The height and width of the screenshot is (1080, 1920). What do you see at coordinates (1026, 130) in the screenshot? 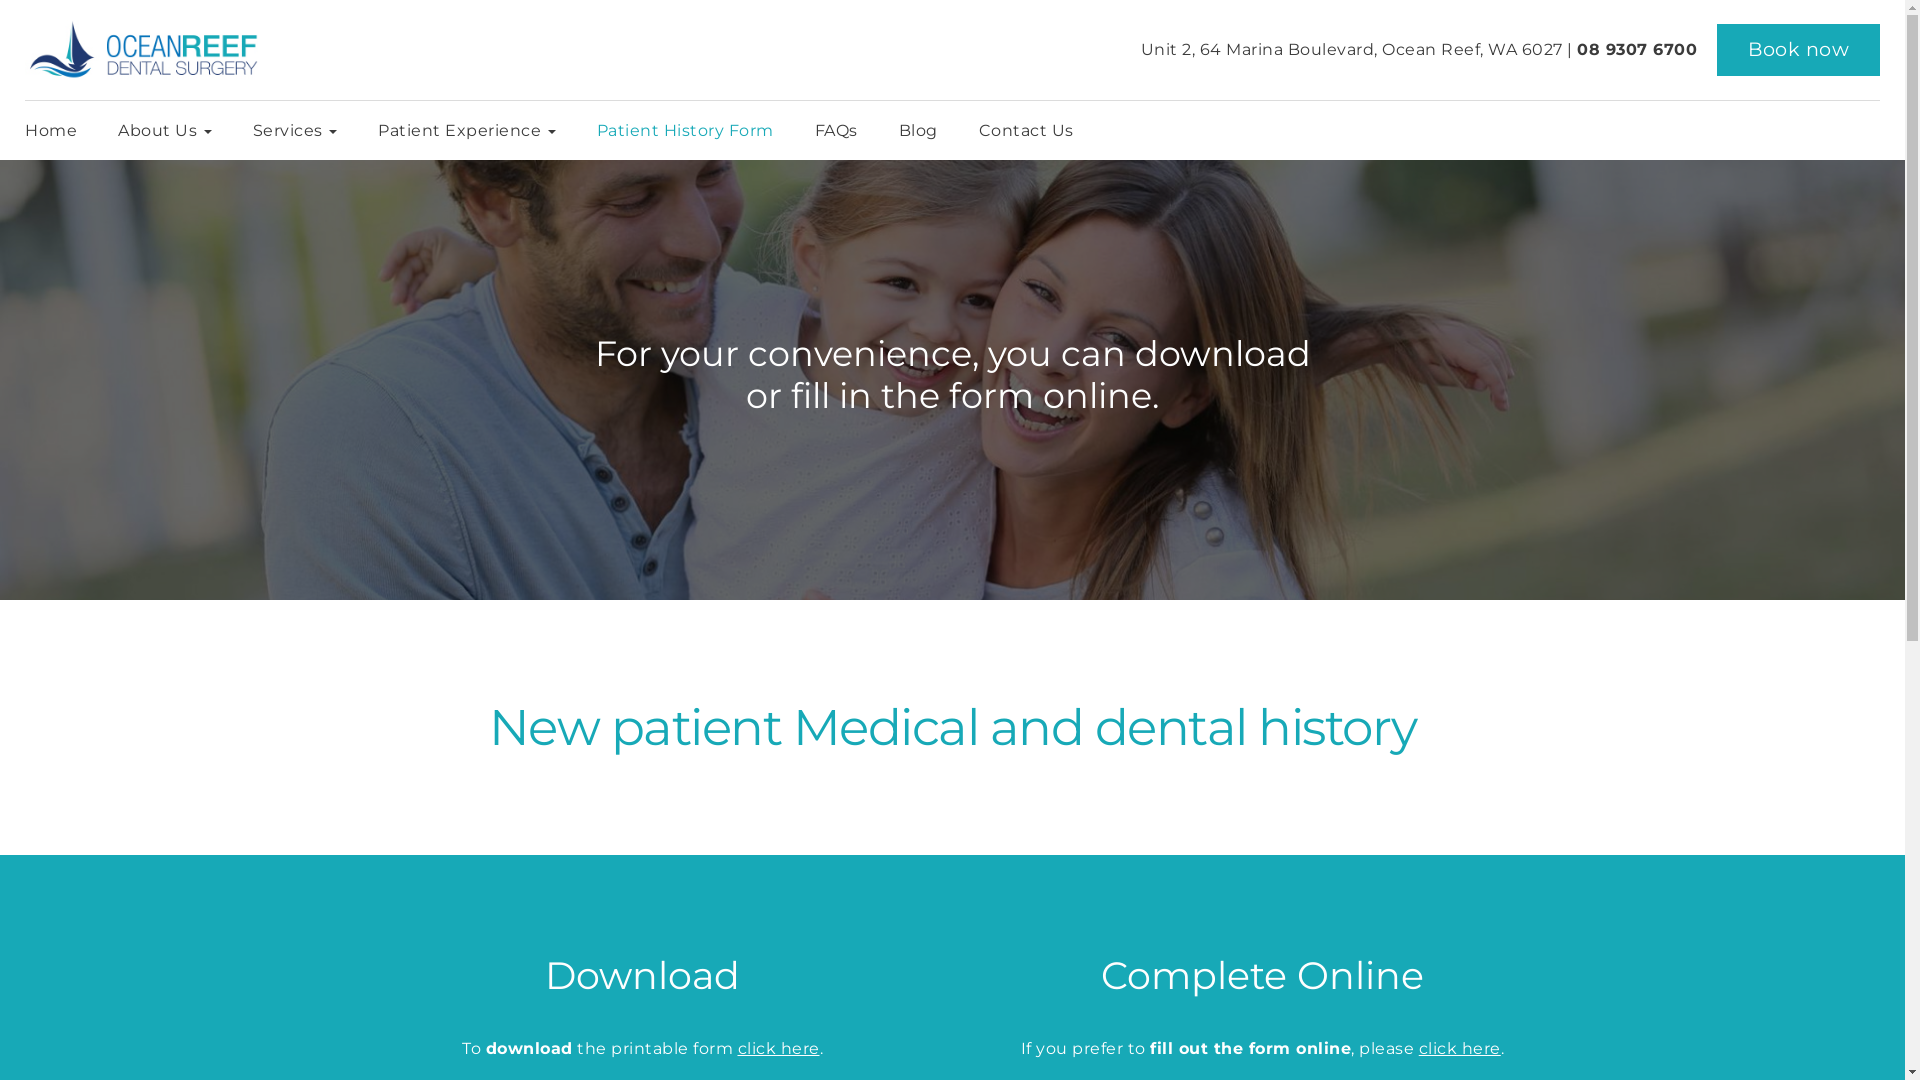
I see `'Contact Us'` at bounding box center [1026, 130].